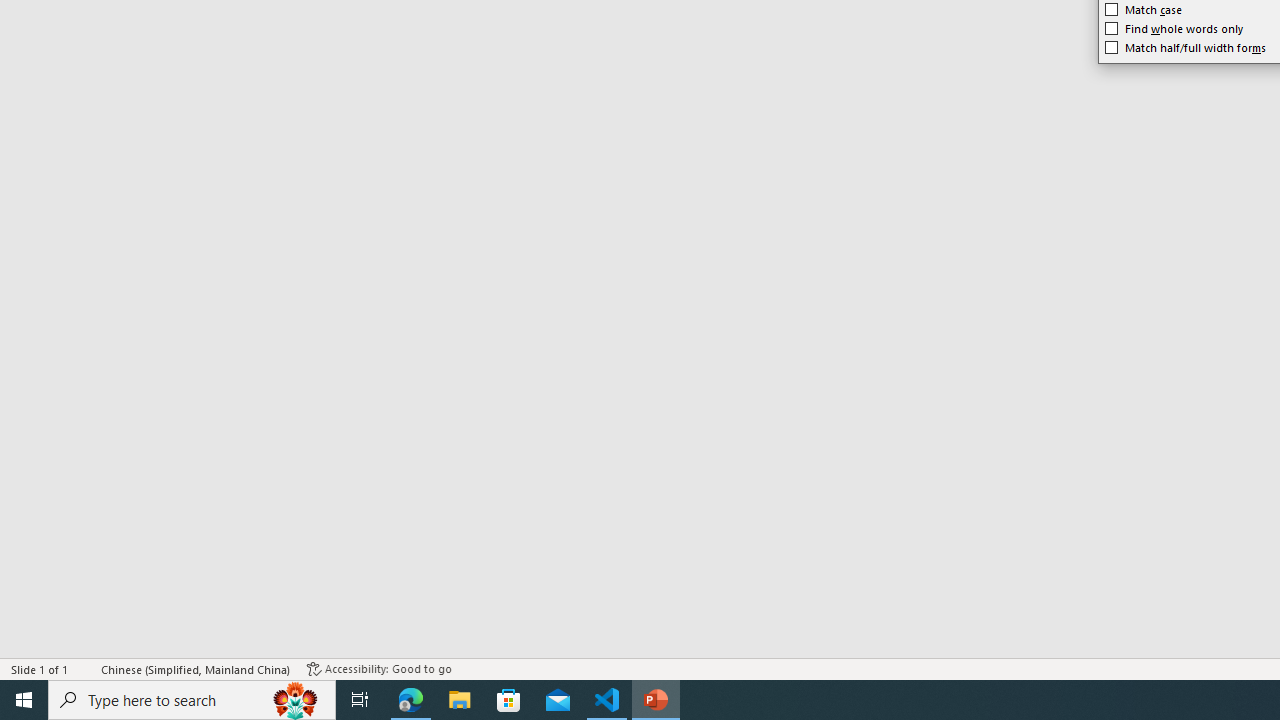  Describe the element at coordinates (294, 698) in the screenshot. I see `'Search highlights icon opens search home window'` at that location.